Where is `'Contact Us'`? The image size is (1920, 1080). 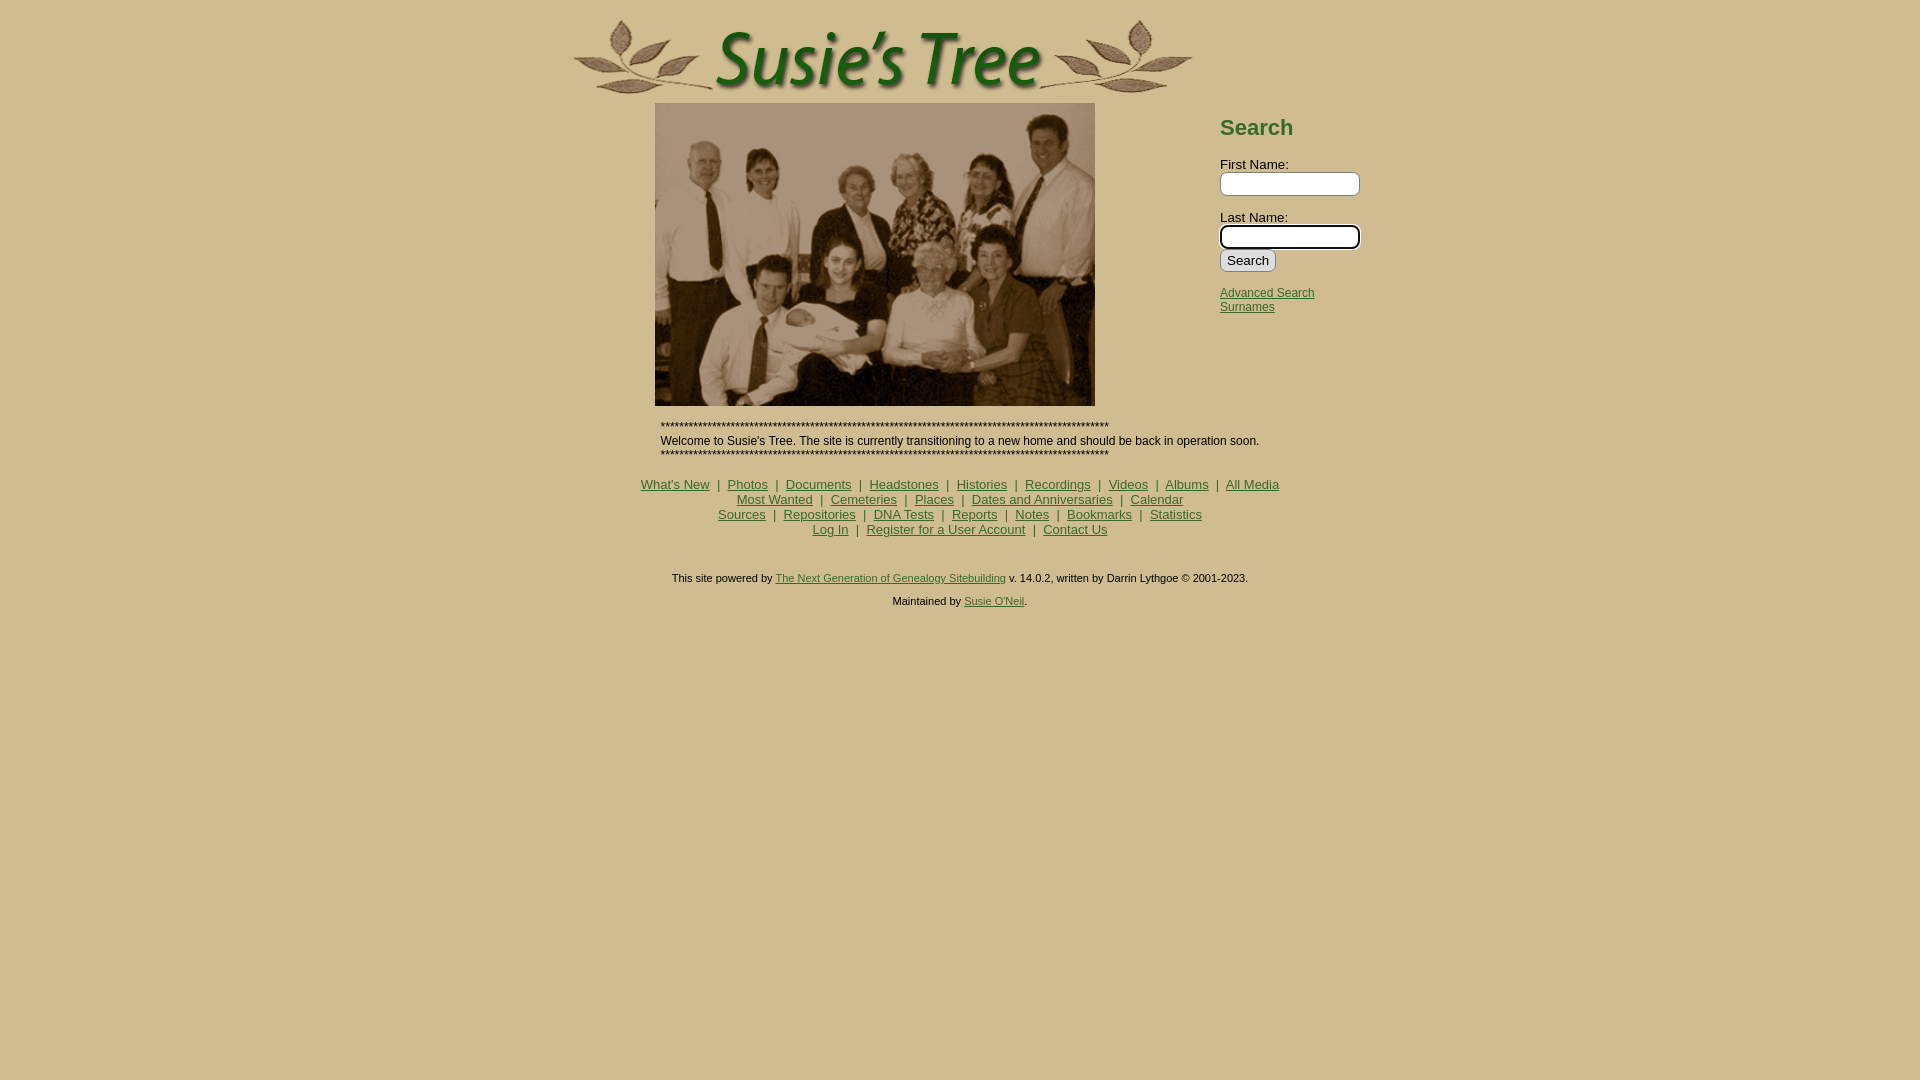 'Contact Us' is located at coordinates (1074, 528).